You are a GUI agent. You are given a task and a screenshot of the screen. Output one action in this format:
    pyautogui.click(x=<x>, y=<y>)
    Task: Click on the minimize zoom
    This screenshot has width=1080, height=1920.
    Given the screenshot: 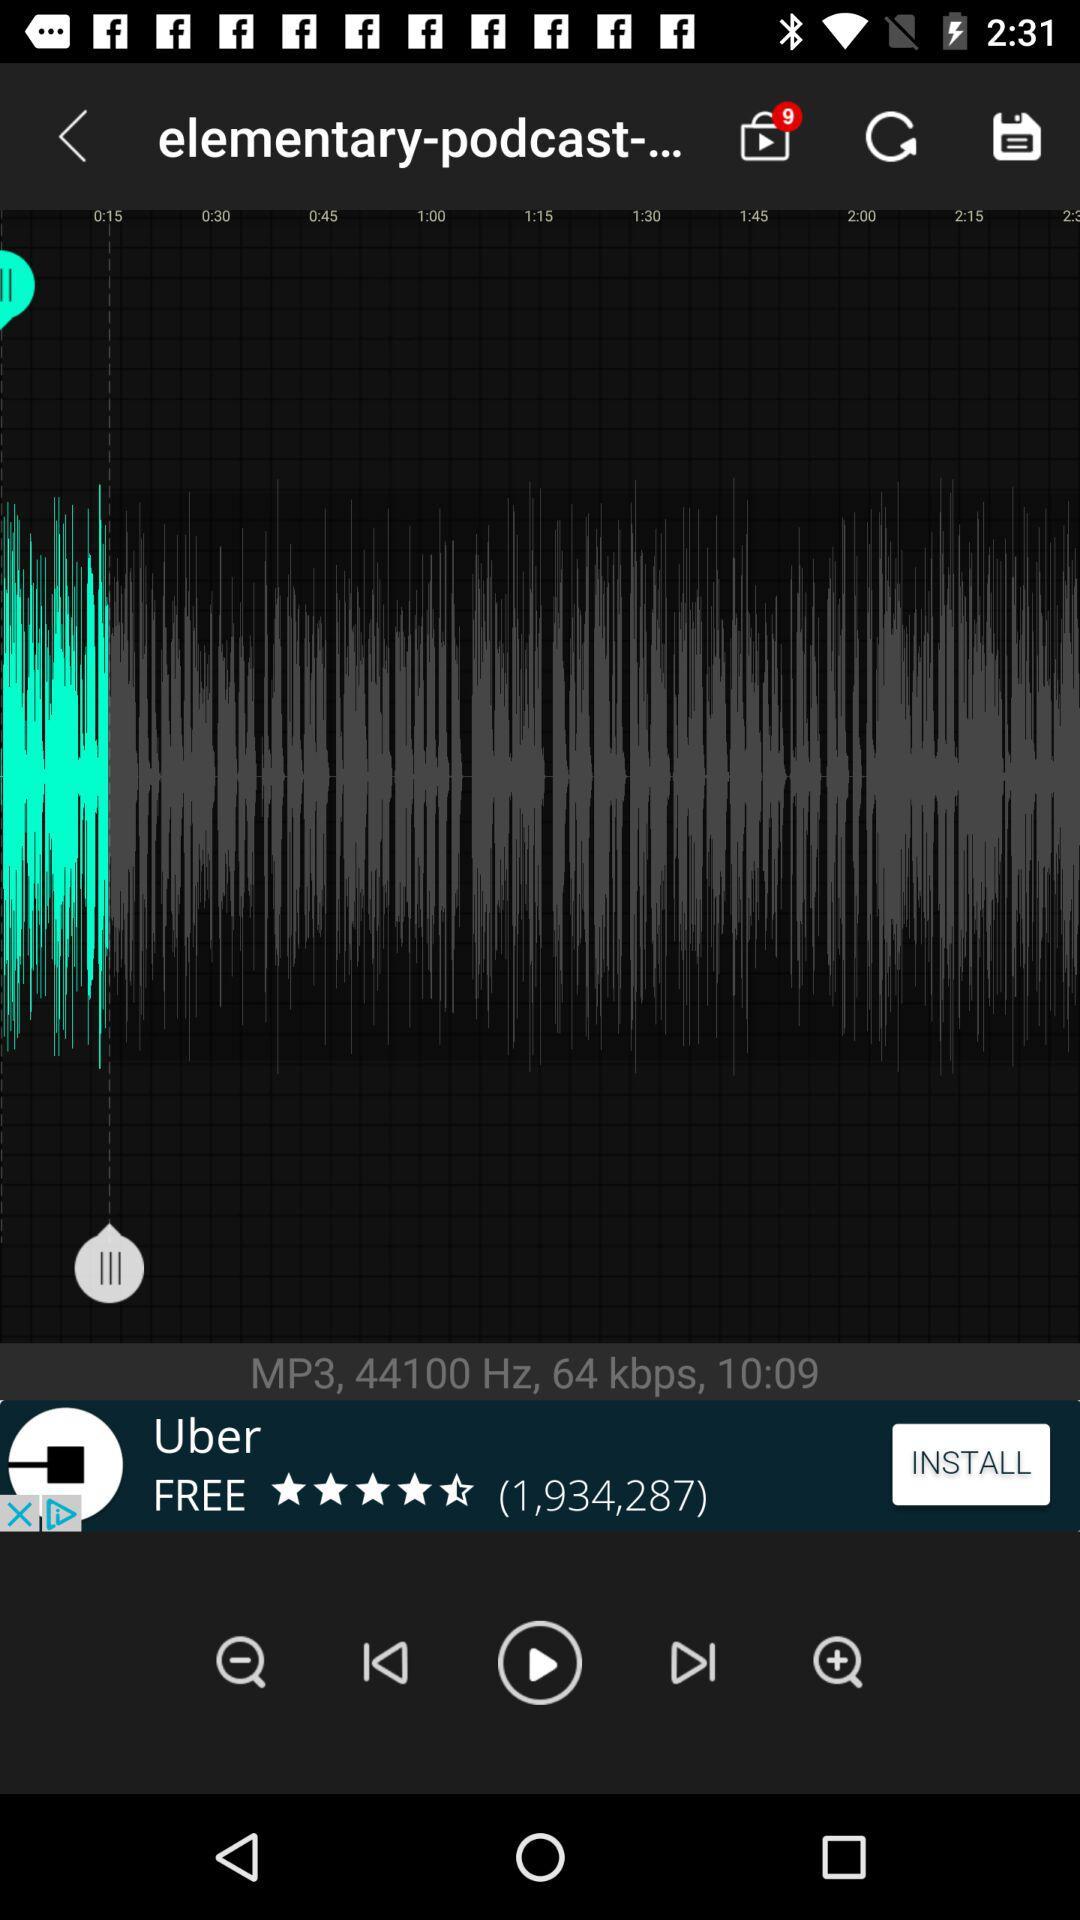 What is the action you would take?
    pyautogui.click(x=240, y=1662)
    